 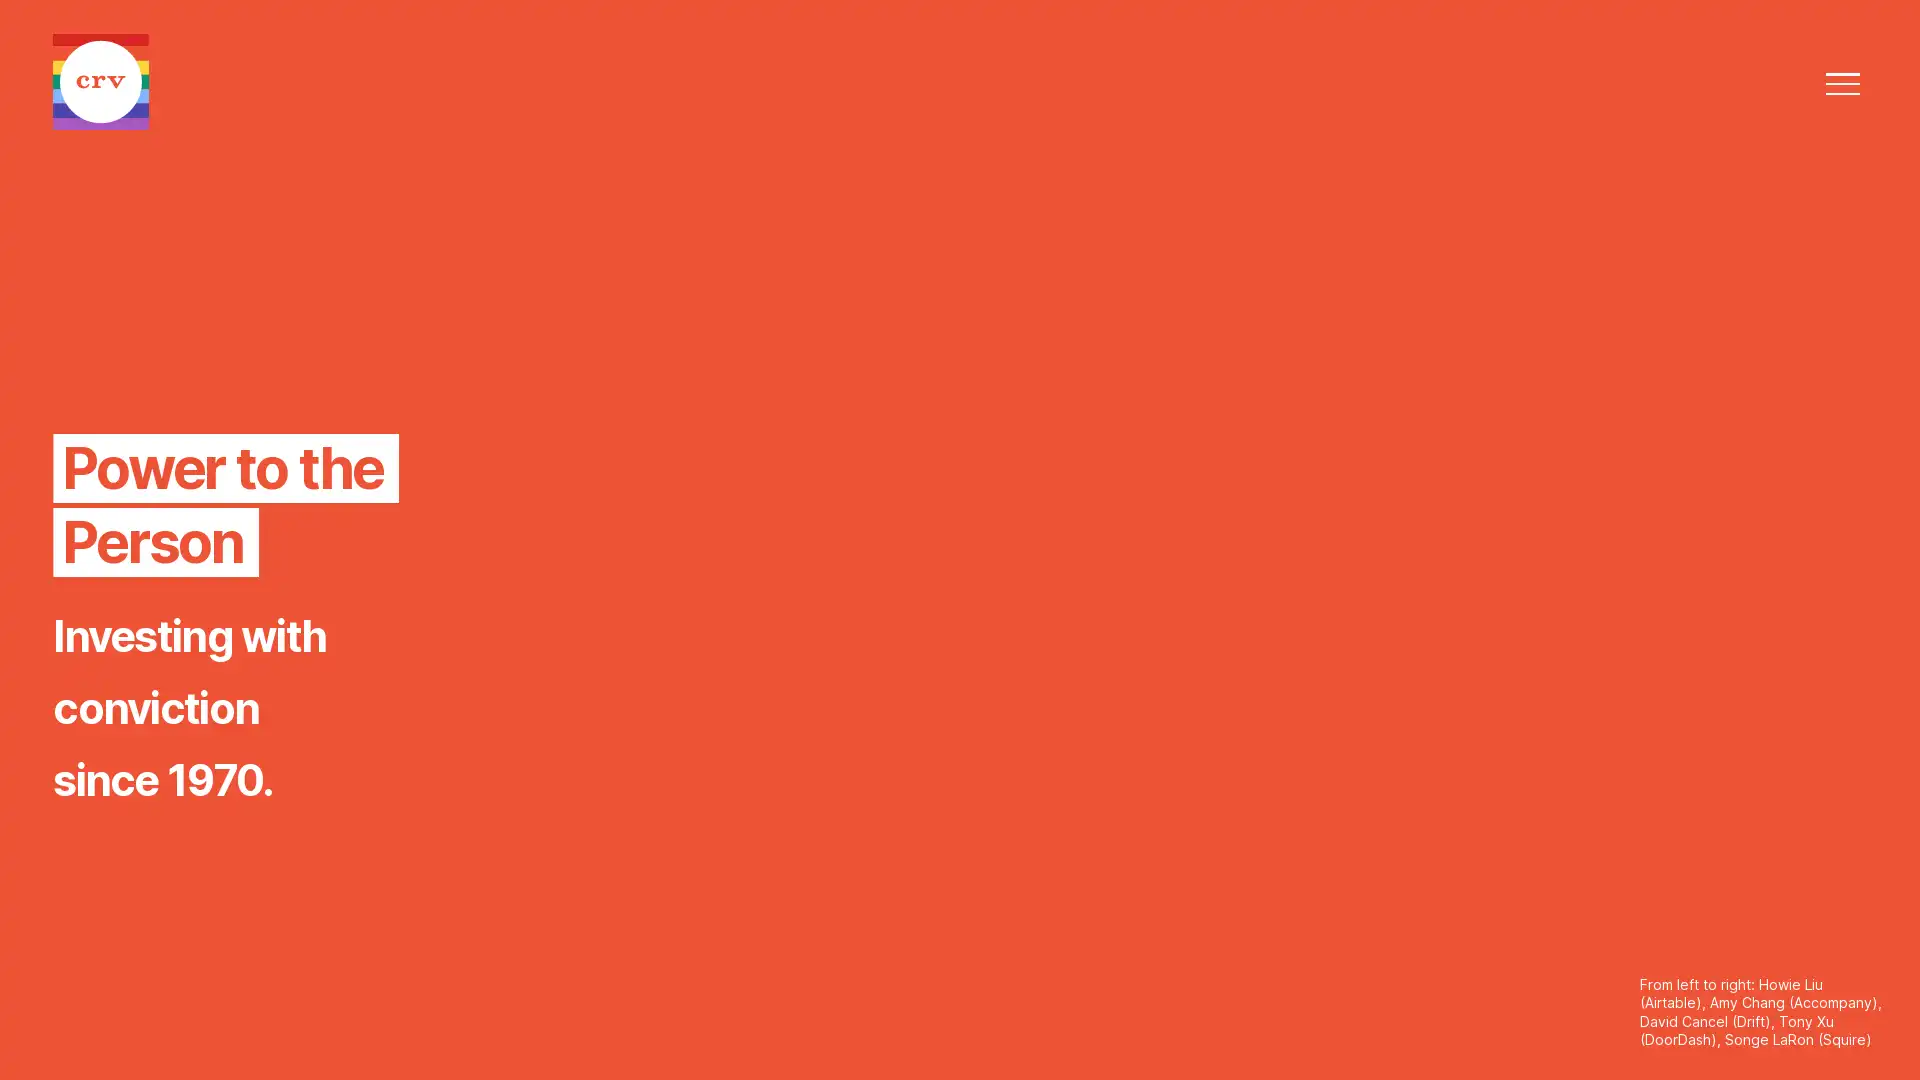 I want to click on Open CRV menu, so click(x=1841, y=83).